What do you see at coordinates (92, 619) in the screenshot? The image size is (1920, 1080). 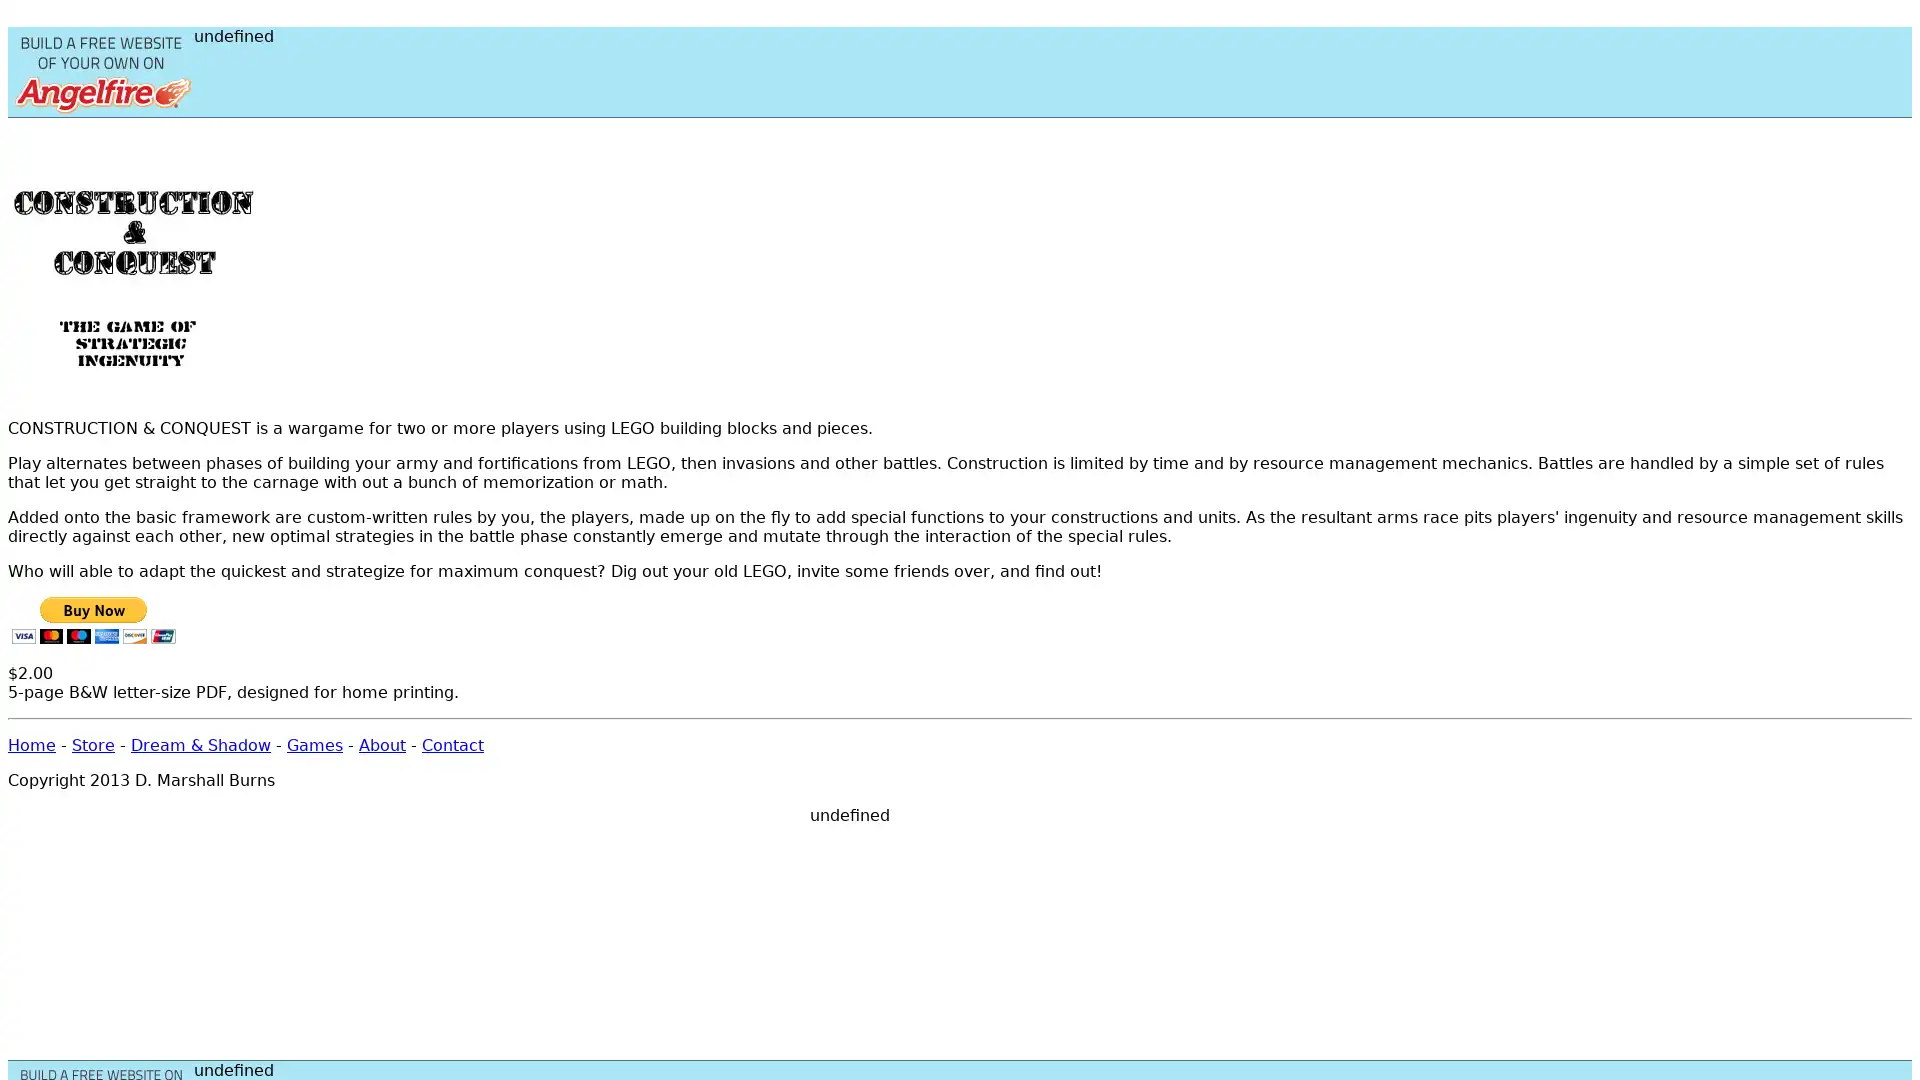 I see `PayPal - The safer, easier way to pay online!` at bounding box center [92, 619].